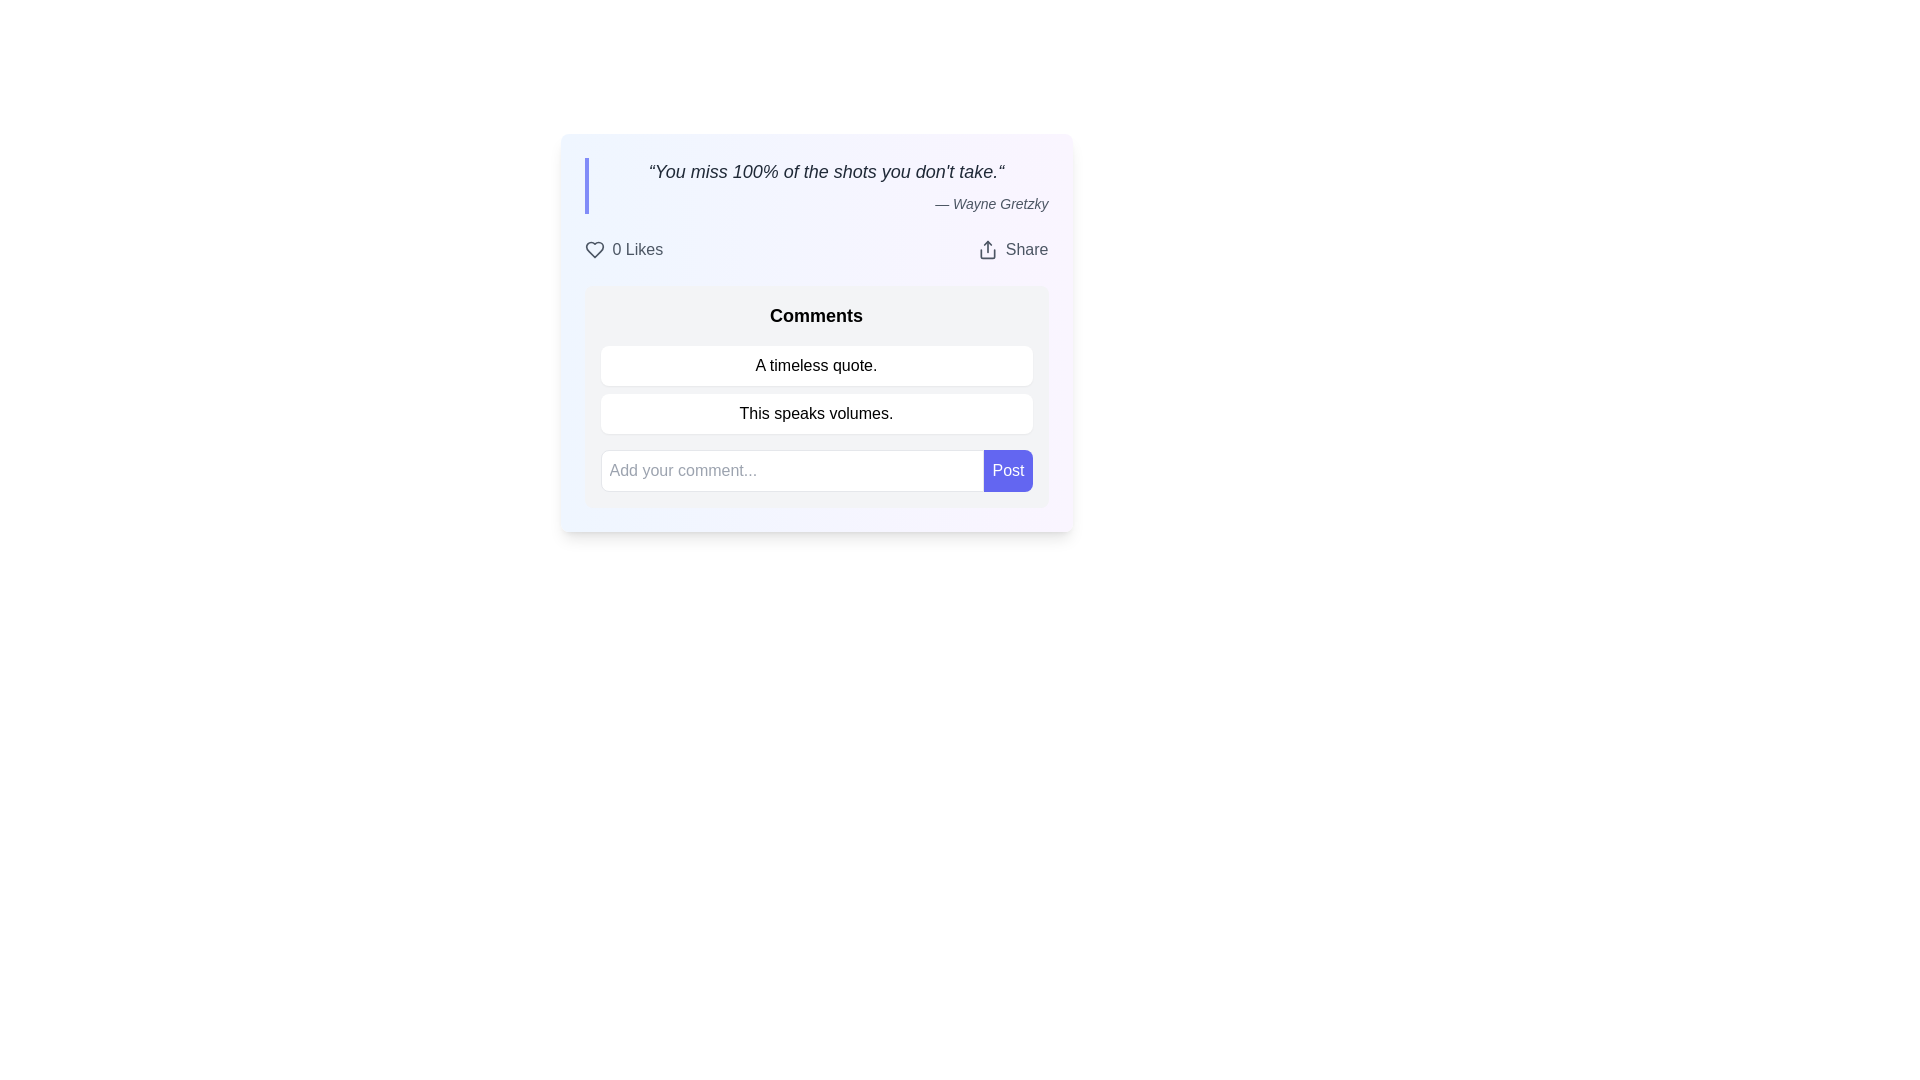  I want to click on the heart-shaped icon representing a 'like' action to potentially see a tooltip, so click(593, 249).